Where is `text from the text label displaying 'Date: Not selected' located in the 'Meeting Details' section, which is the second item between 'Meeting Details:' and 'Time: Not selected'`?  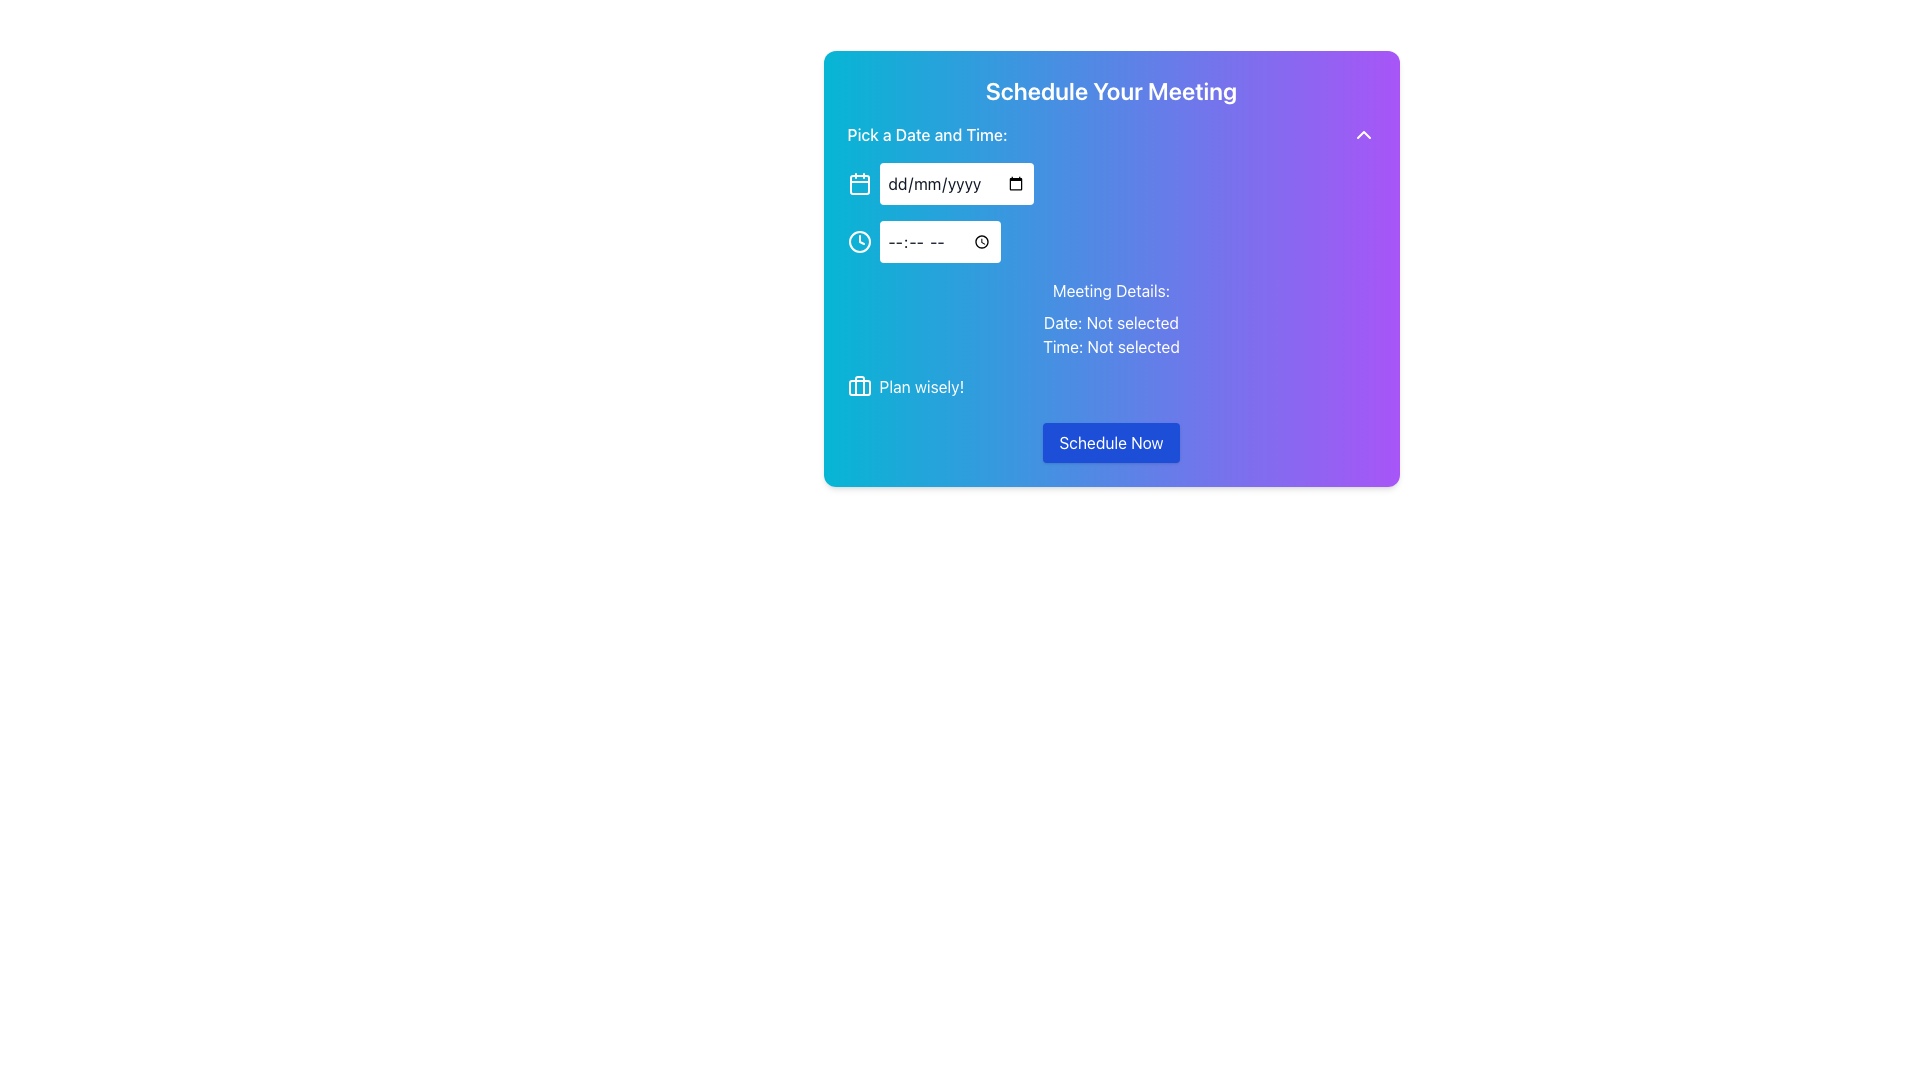 text from the text label displaying 'Date: Not selected' located in the 'Meeting Details' section, which is the second item between 'Meeting Details:' and 'Time: Not selected' is located at coordinates (1110, 322).